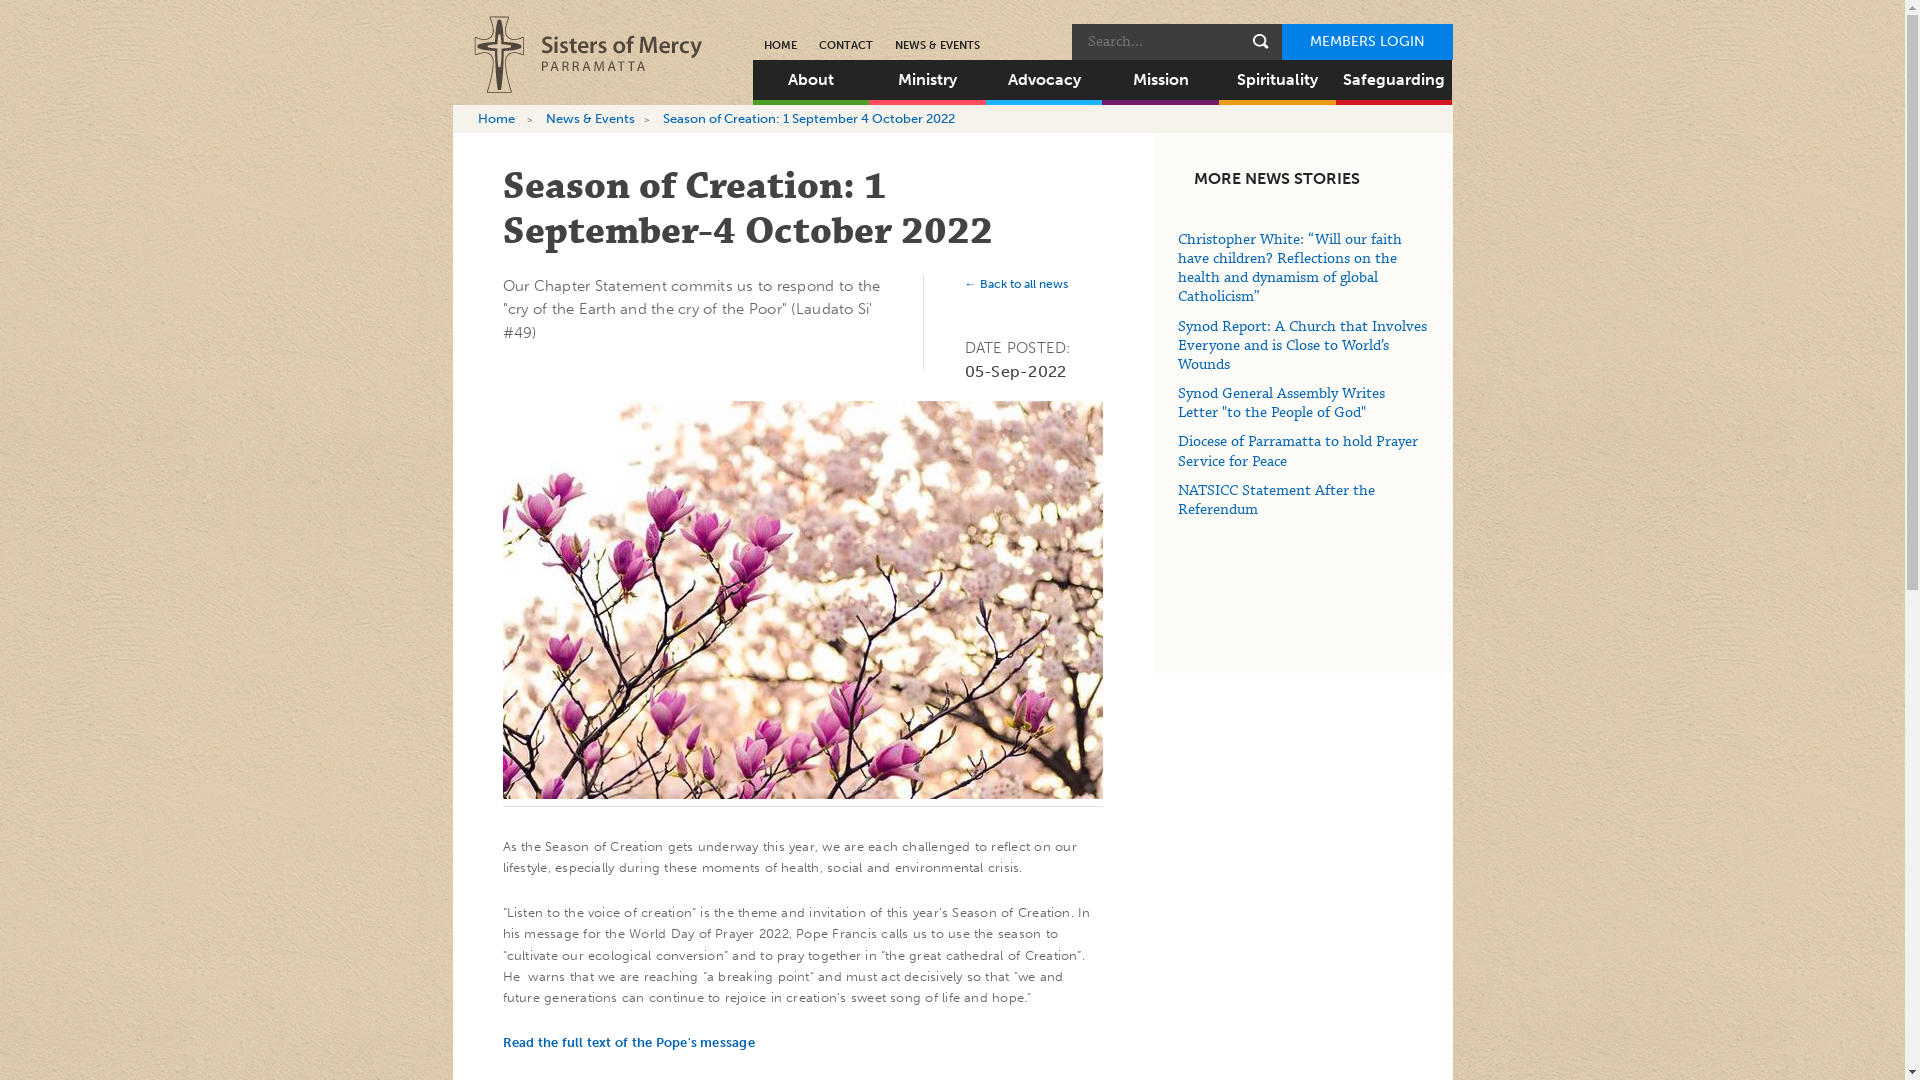 The image size is (1920, 1080). Describe the element at coordinates (778, 45) in the screenshot. I see `'HOME'` at that location.